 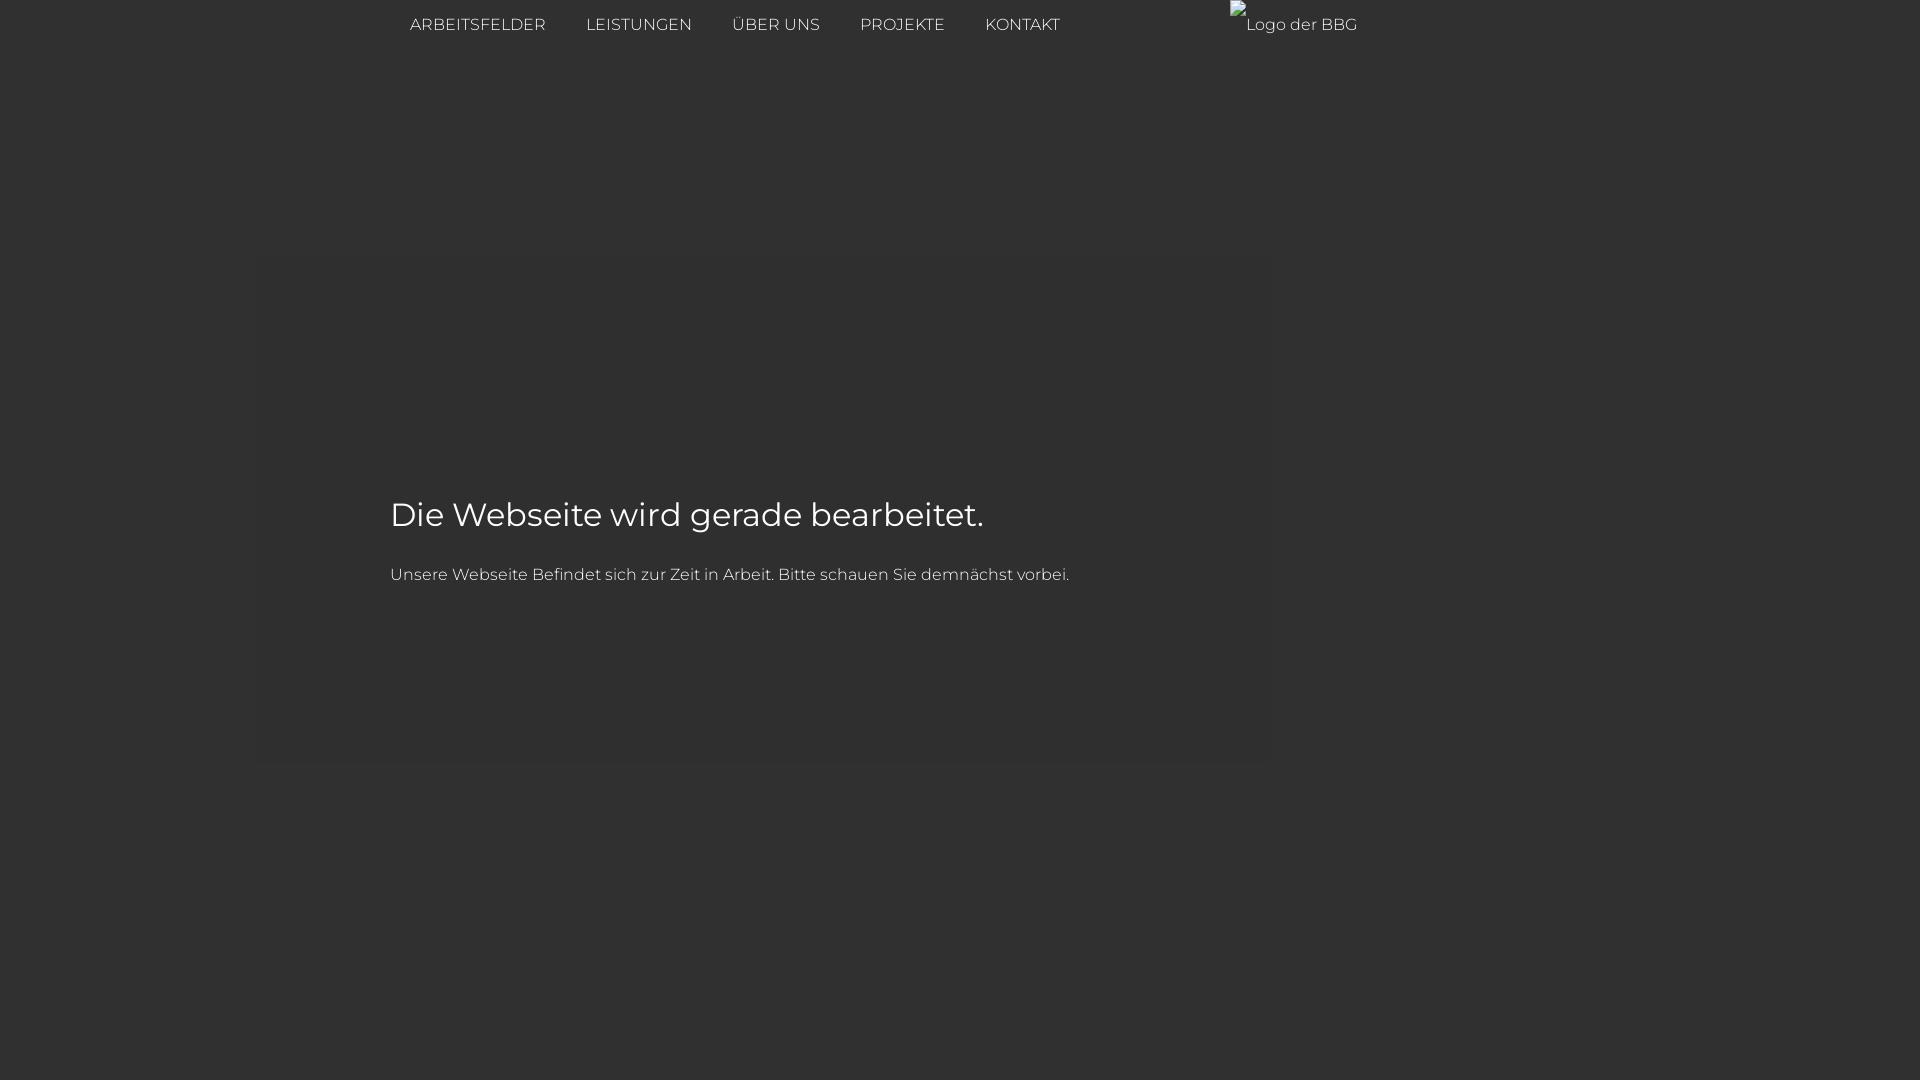 I want to click on 'KONTAKT', so click(x=964, y=24).